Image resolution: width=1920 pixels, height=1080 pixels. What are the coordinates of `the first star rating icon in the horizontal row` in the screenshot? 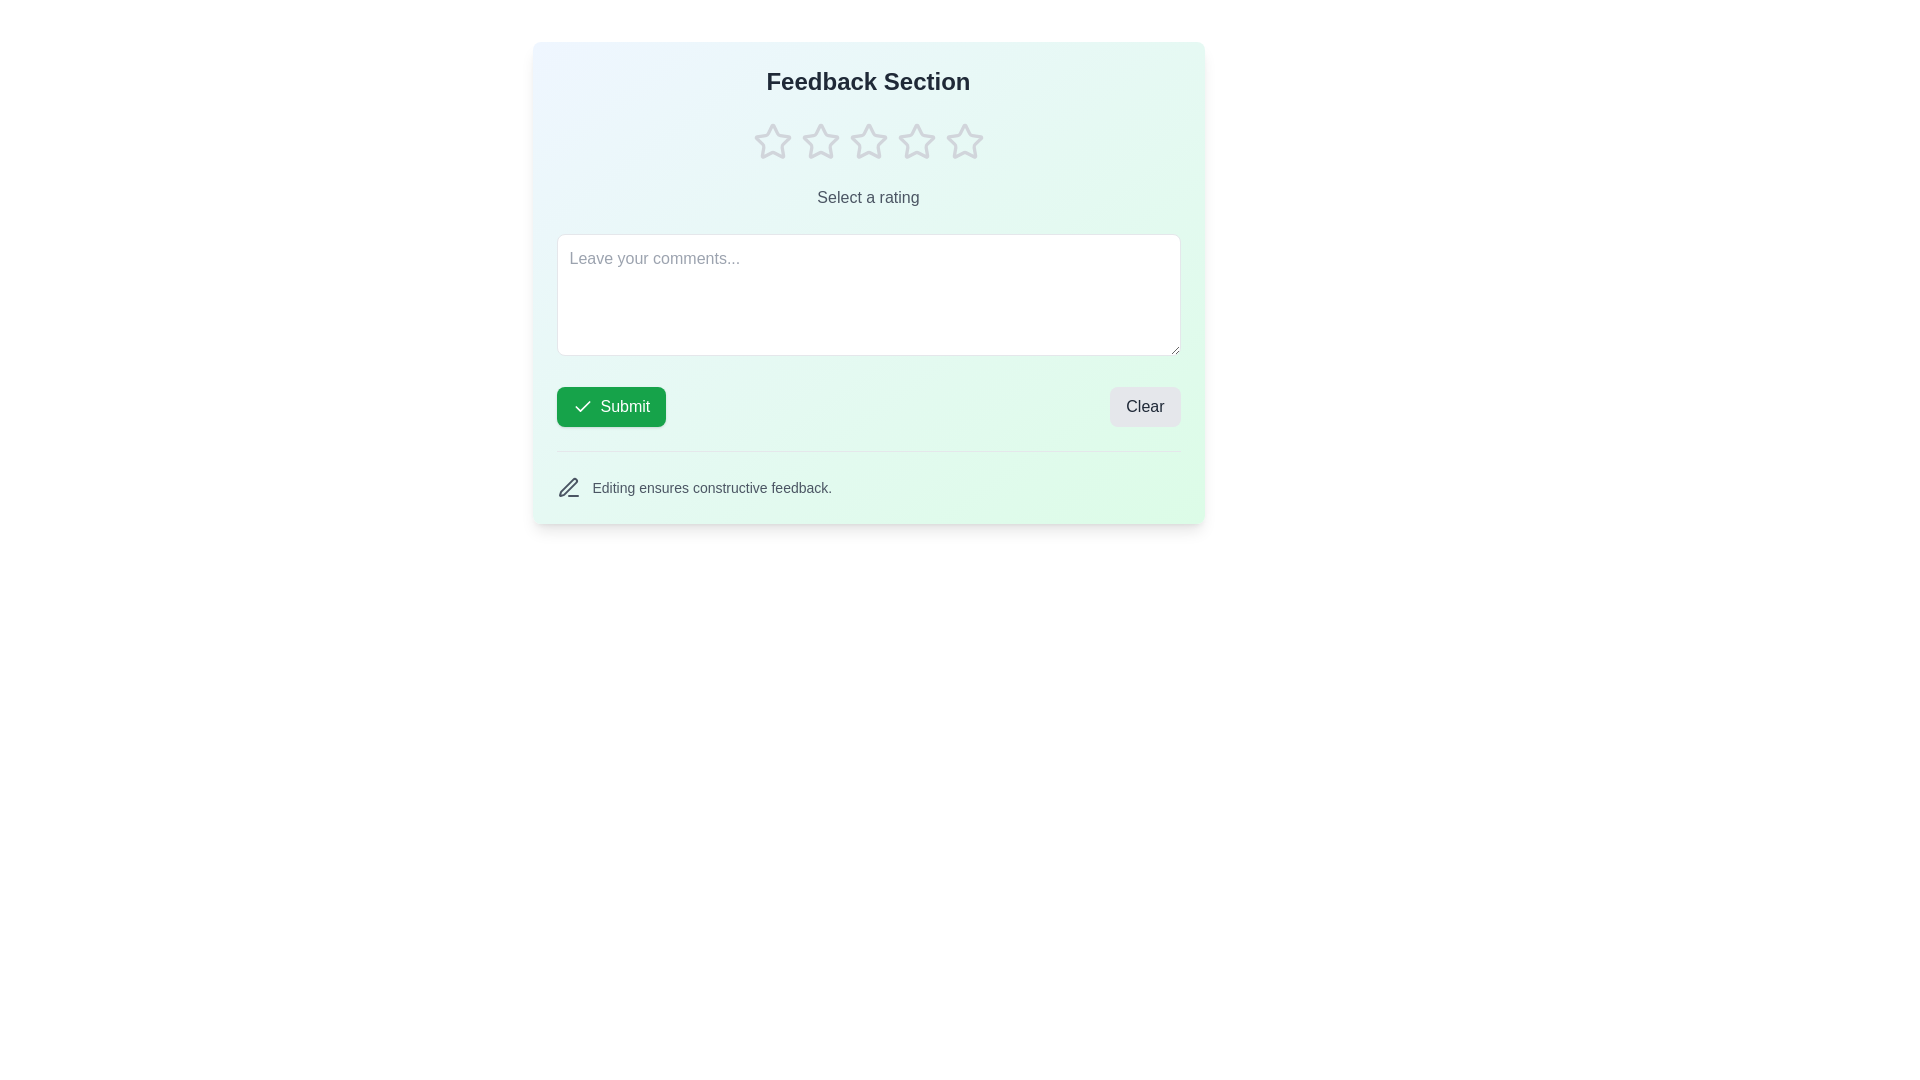 It's located at (771, 141).